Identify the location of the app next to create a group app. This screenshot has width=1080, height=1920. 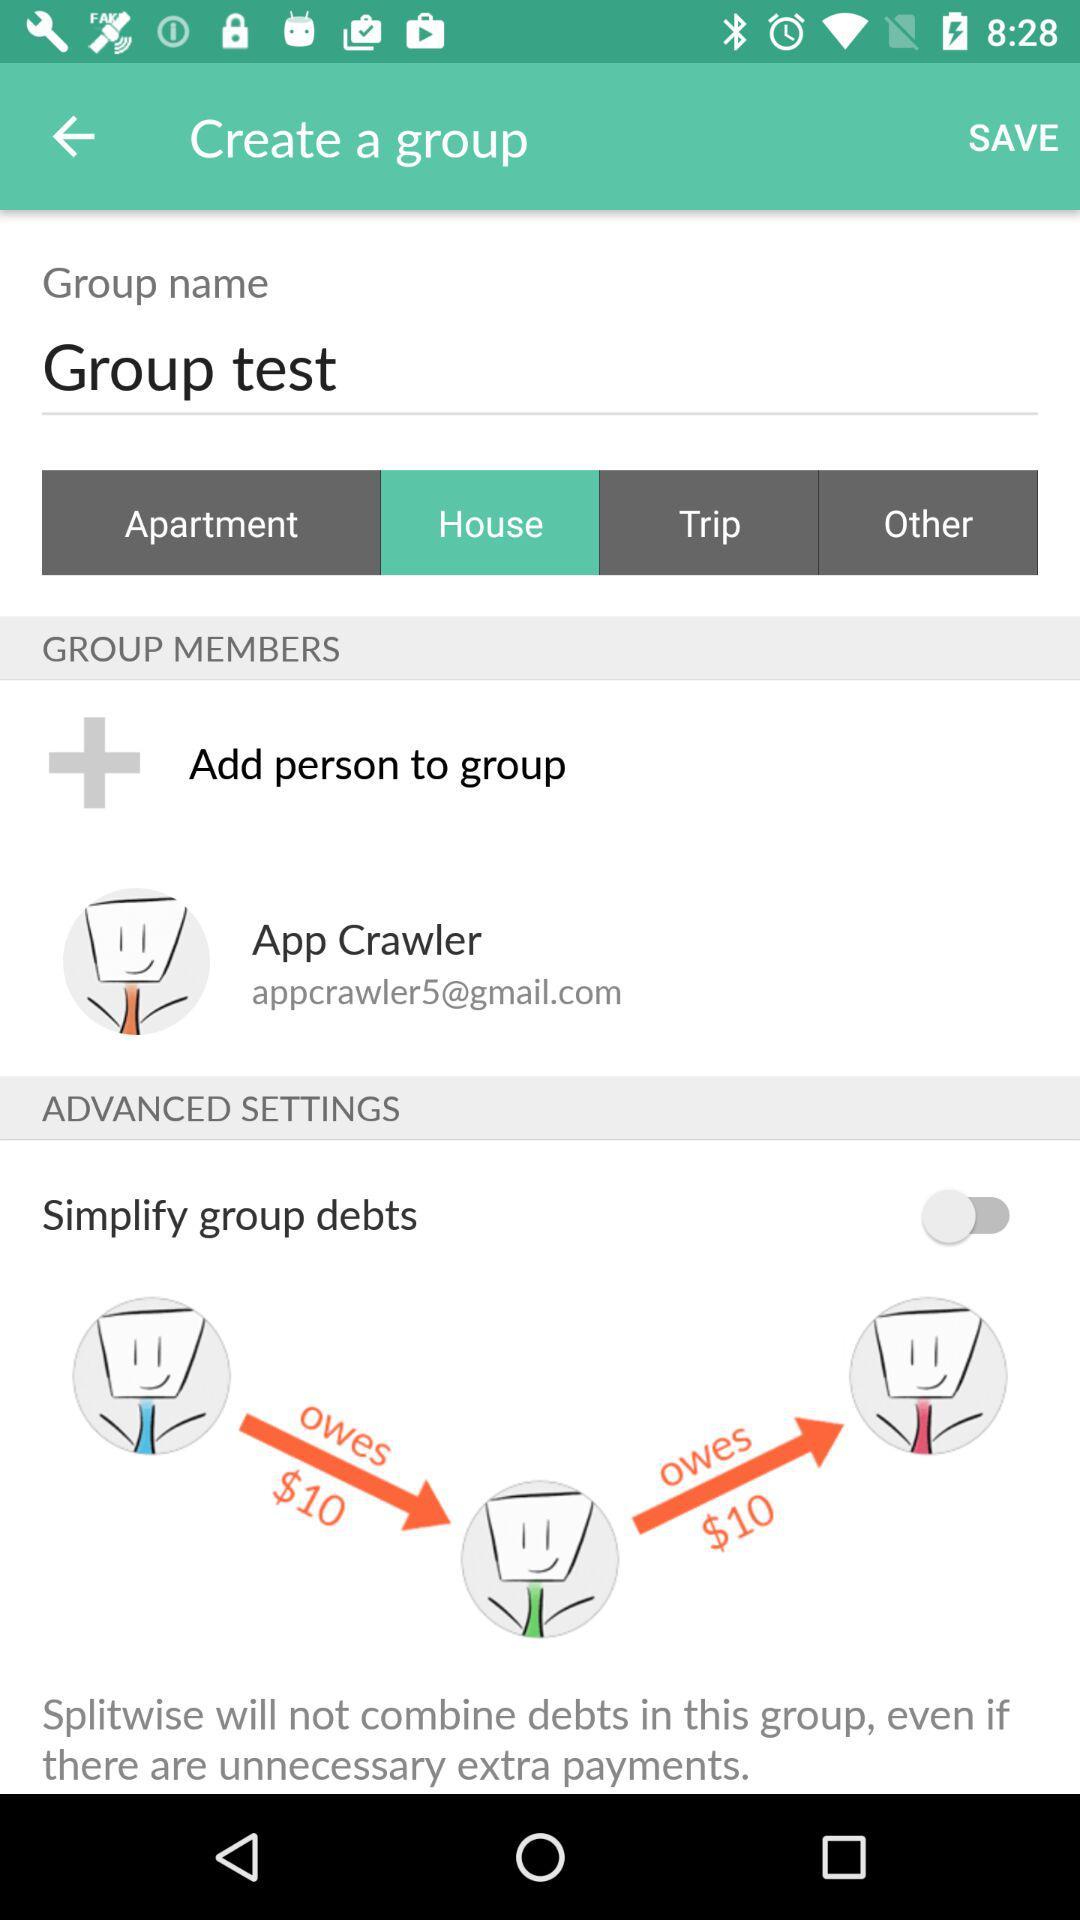
(72, 135).